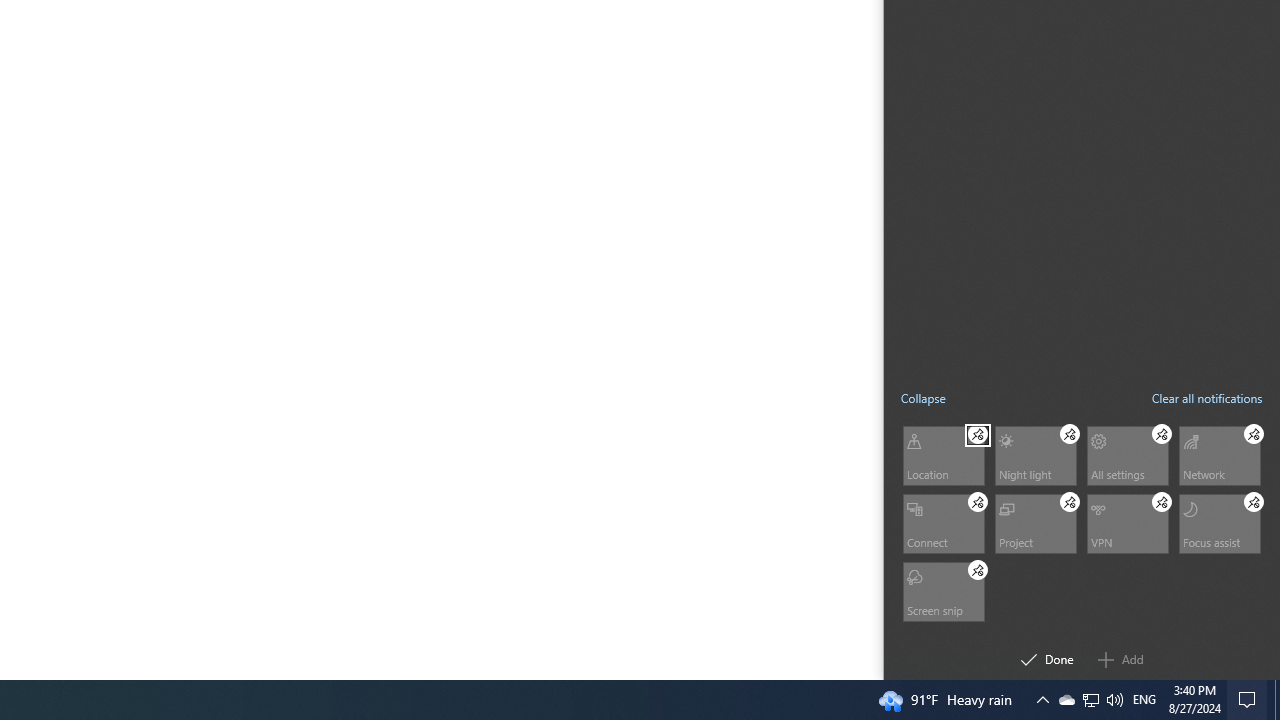 The image size is (1280, 720). What do you see at coordinates (941, 455) in the screenshot?
I see `'Location'` at bounding box center [941, 455].